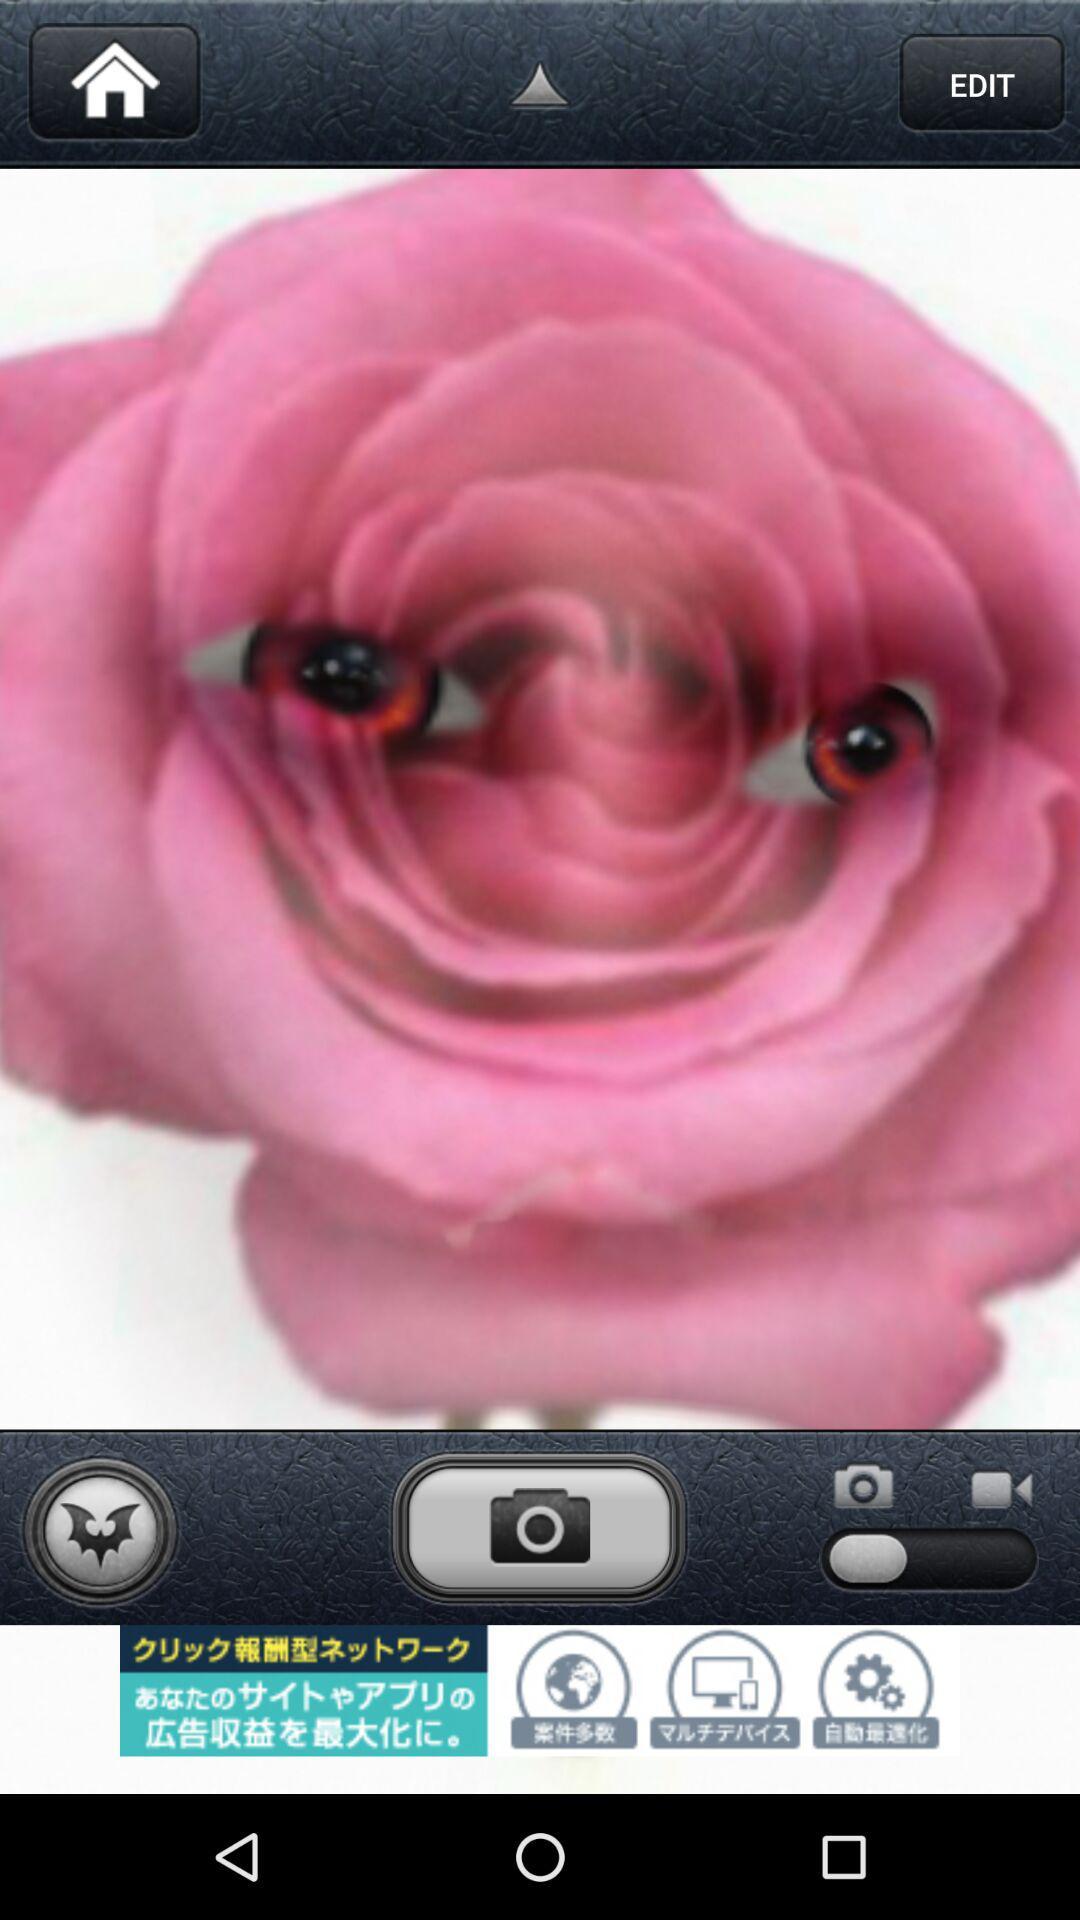 The image size is (1080, 1920). What do you see at coordinates (540, 88) in the screenshot?
I see `the arrow_upward icon` at bounding box center [540, 88].